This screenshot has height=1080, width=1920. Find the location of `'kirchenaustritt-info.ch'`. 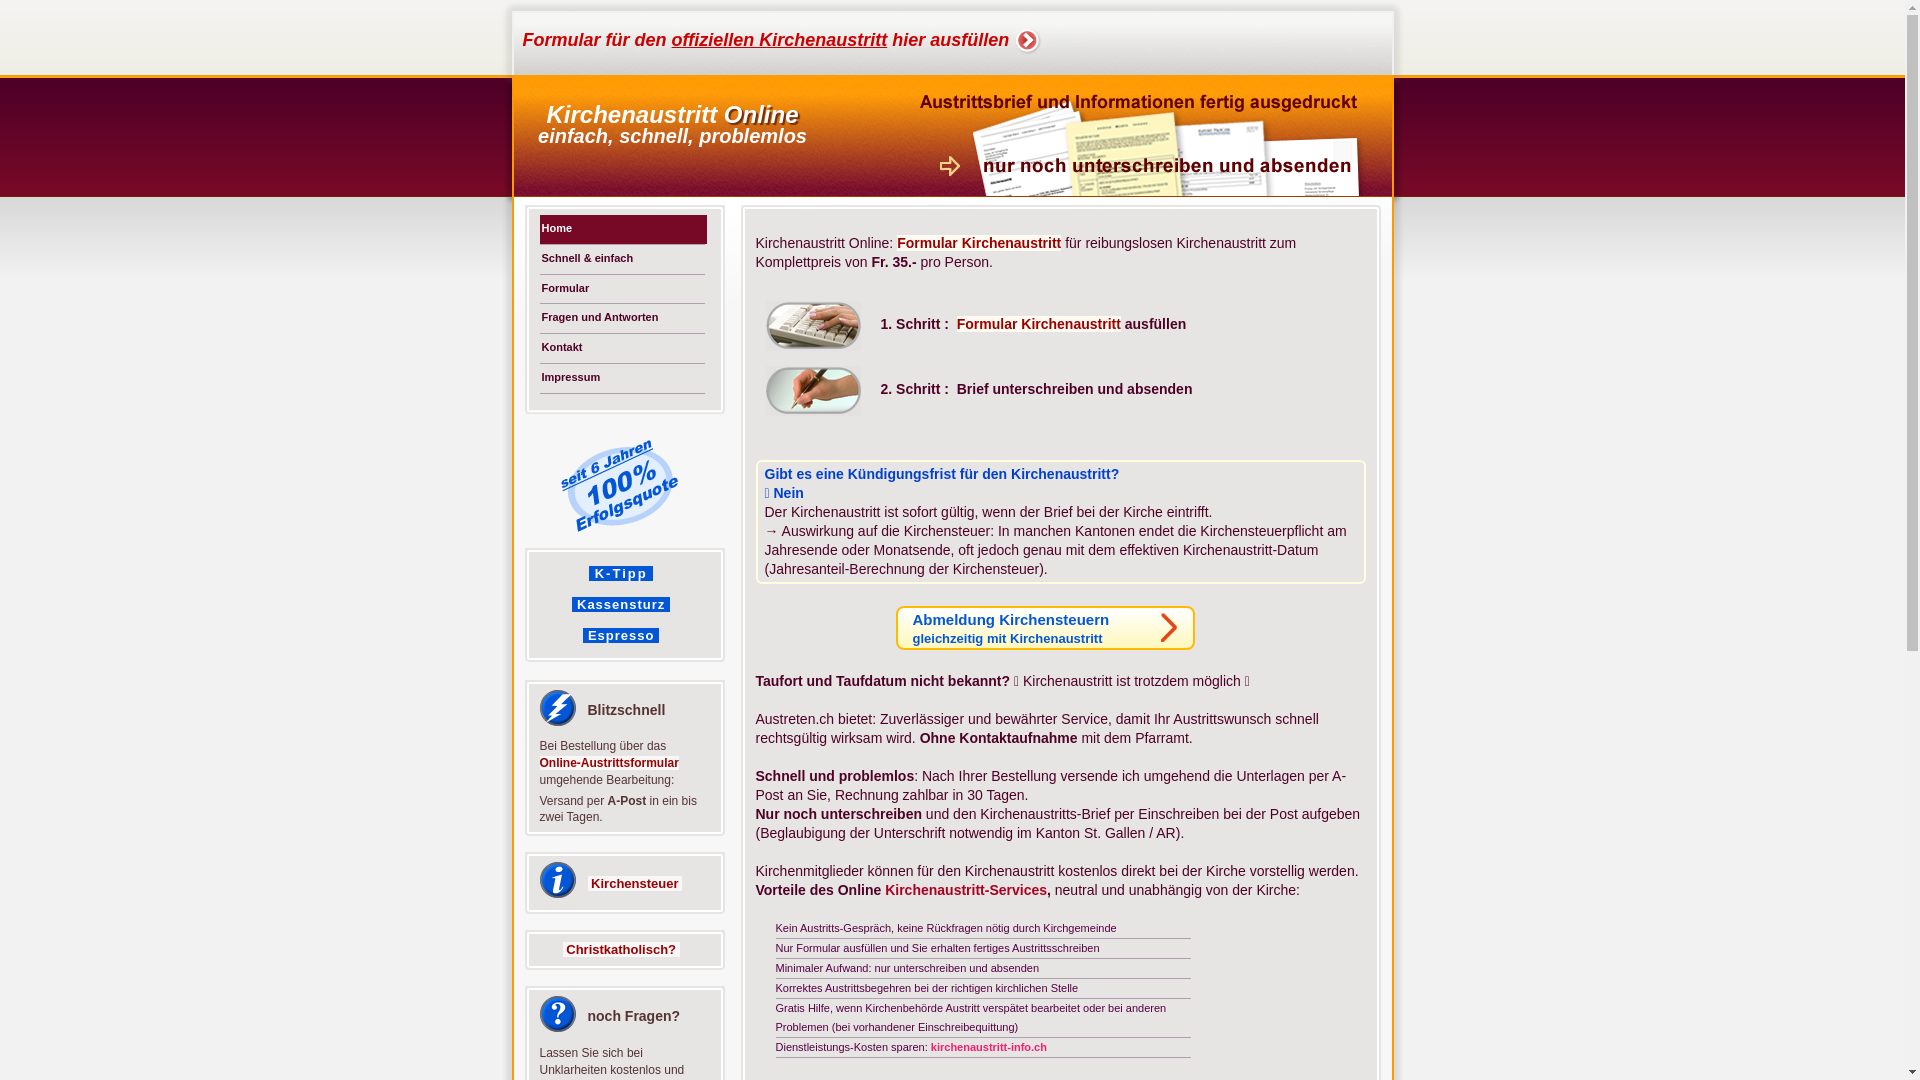

'kirchenaustritt-info.ch' is located at coordinates (988, 1044).